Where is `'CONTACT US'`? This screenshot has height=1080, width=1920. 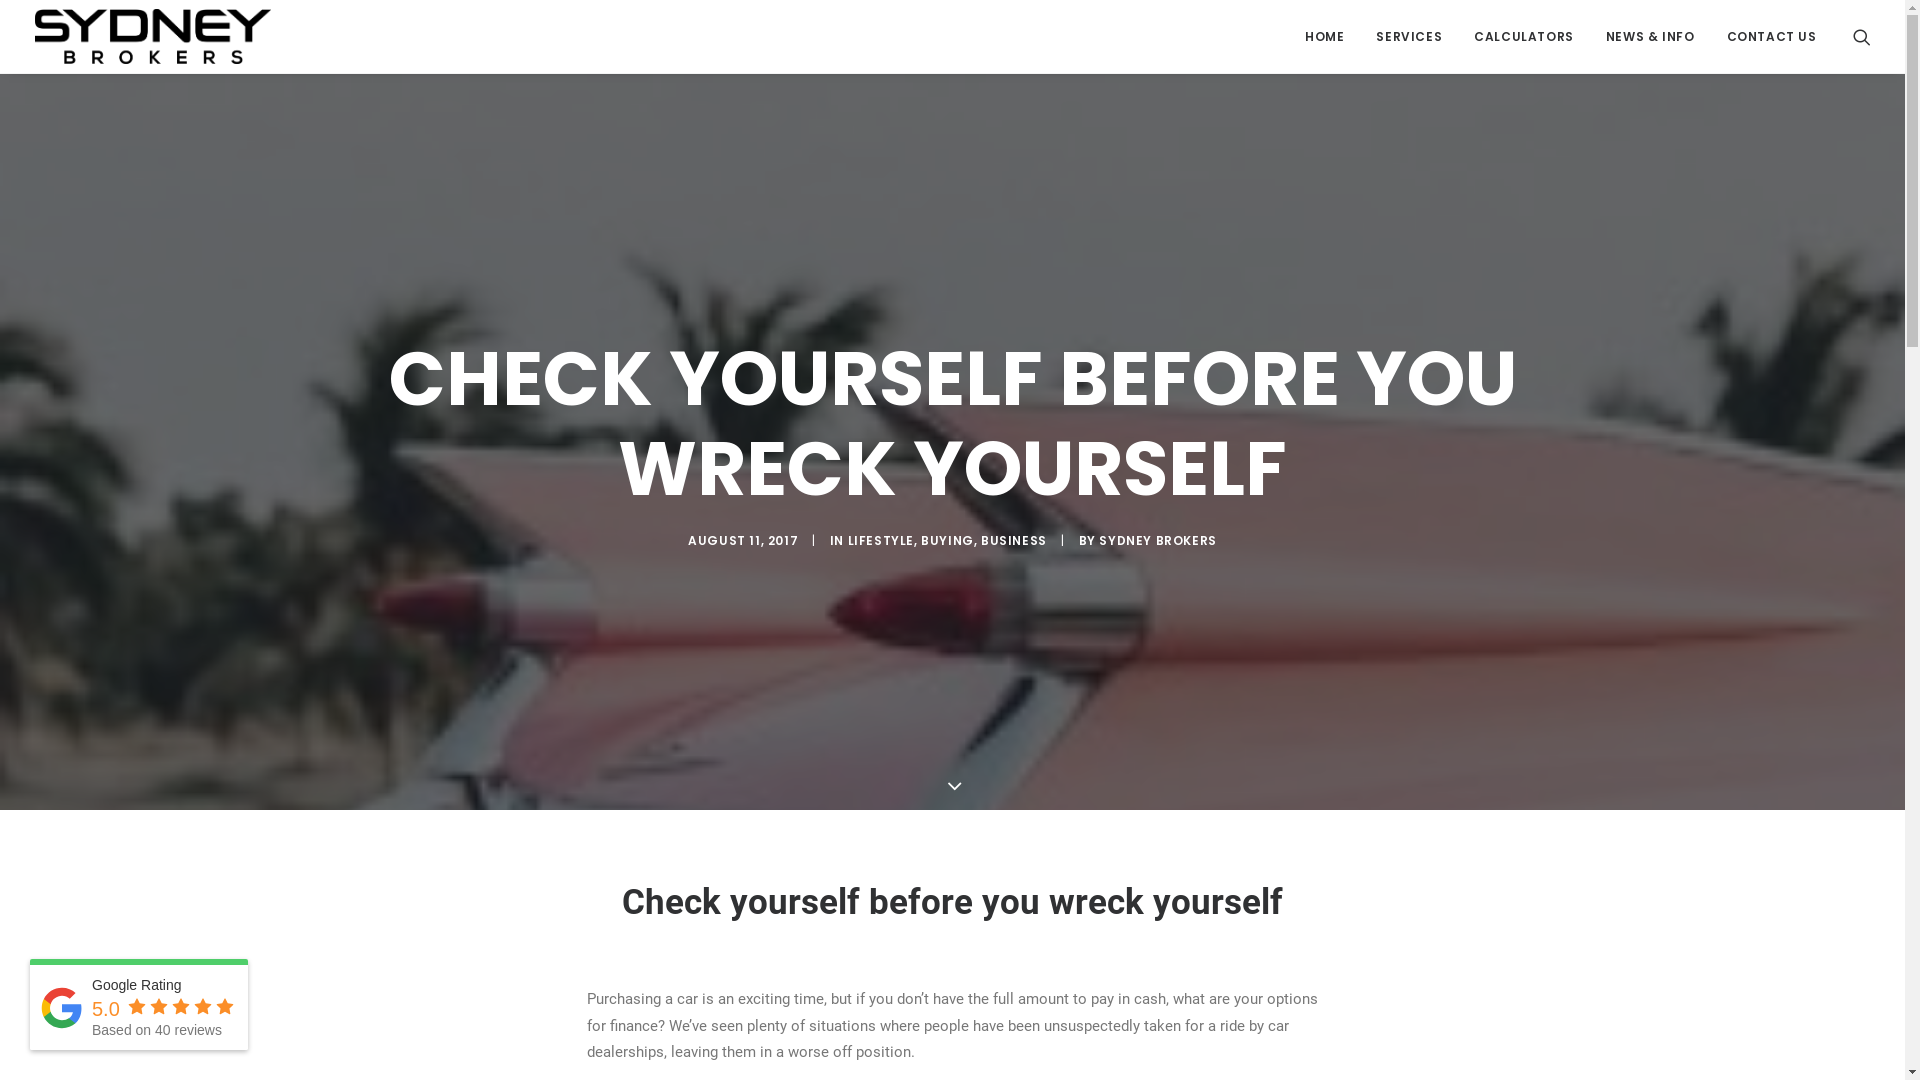 'CONTACT US' is located at coordinates (1711, 36).